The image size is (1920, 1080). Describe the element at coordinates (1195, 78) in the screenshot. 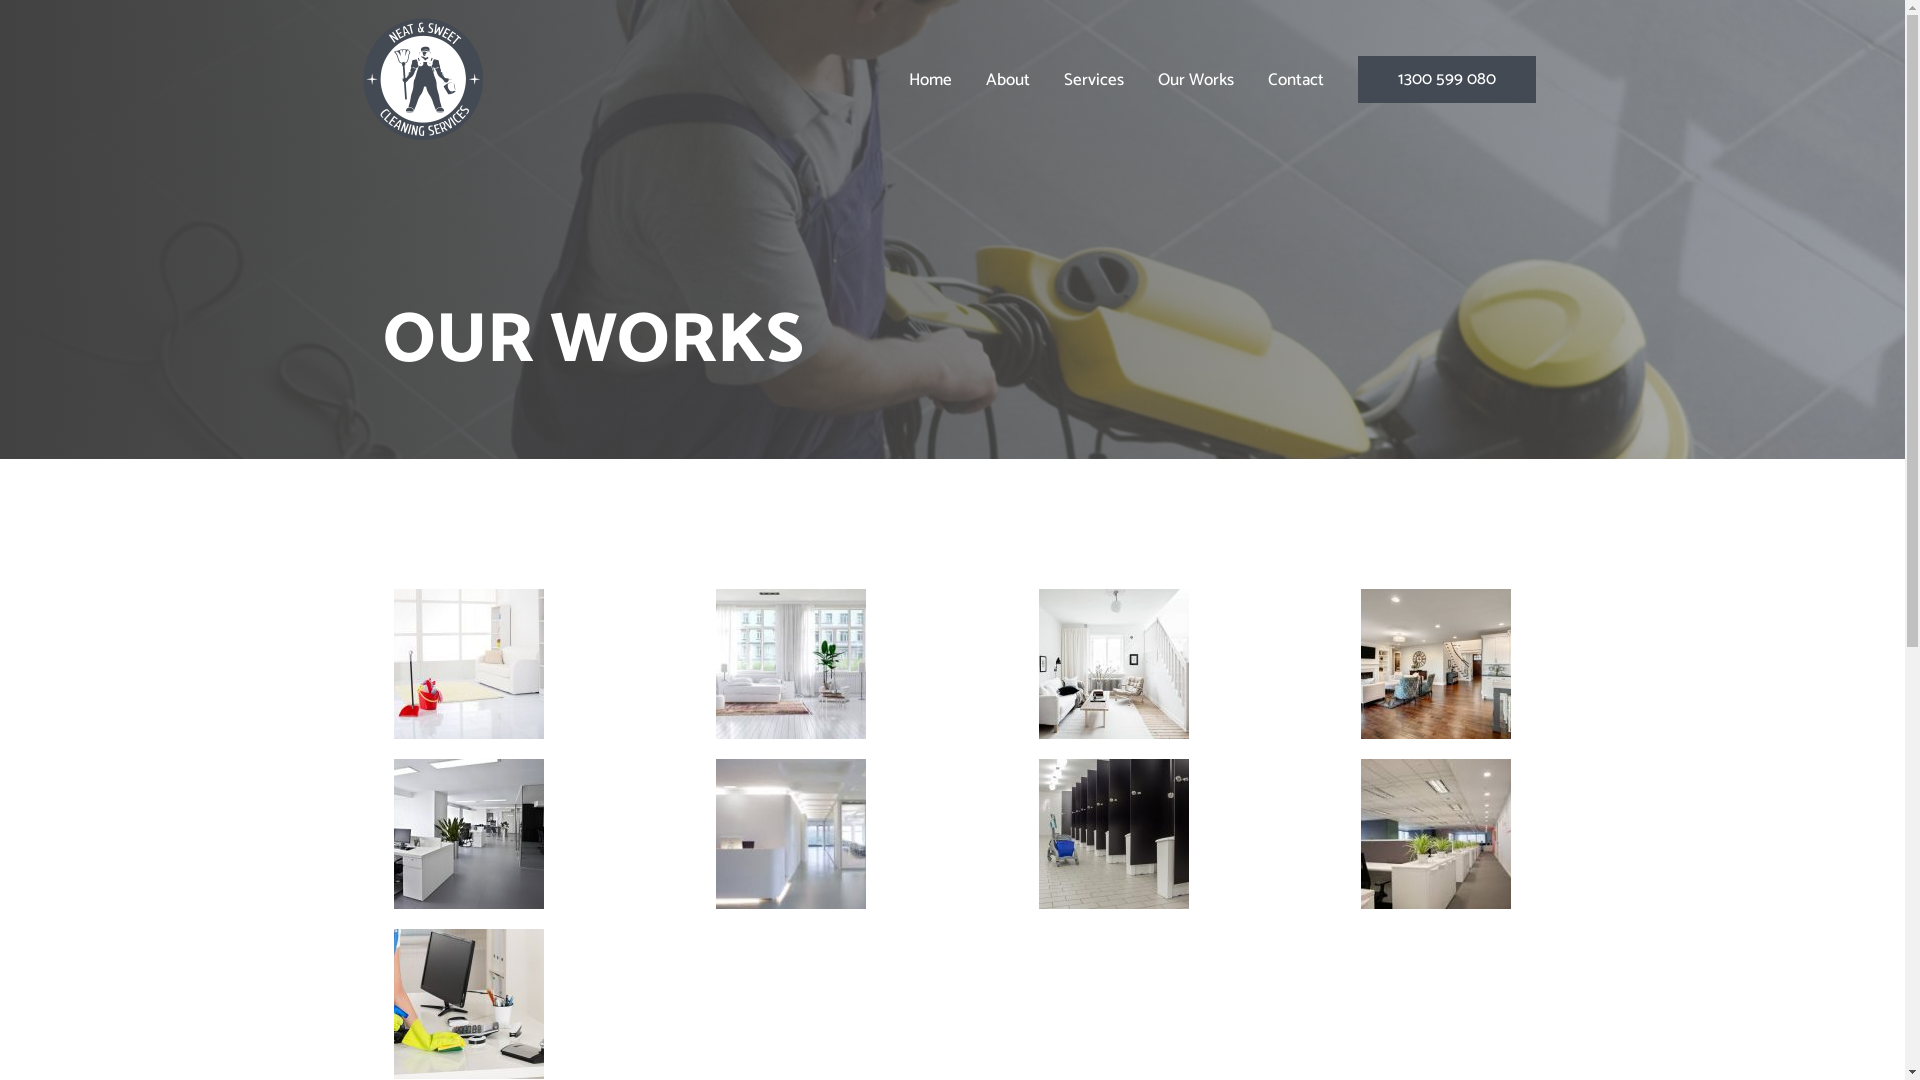

I see `'Our Works'` at that location.